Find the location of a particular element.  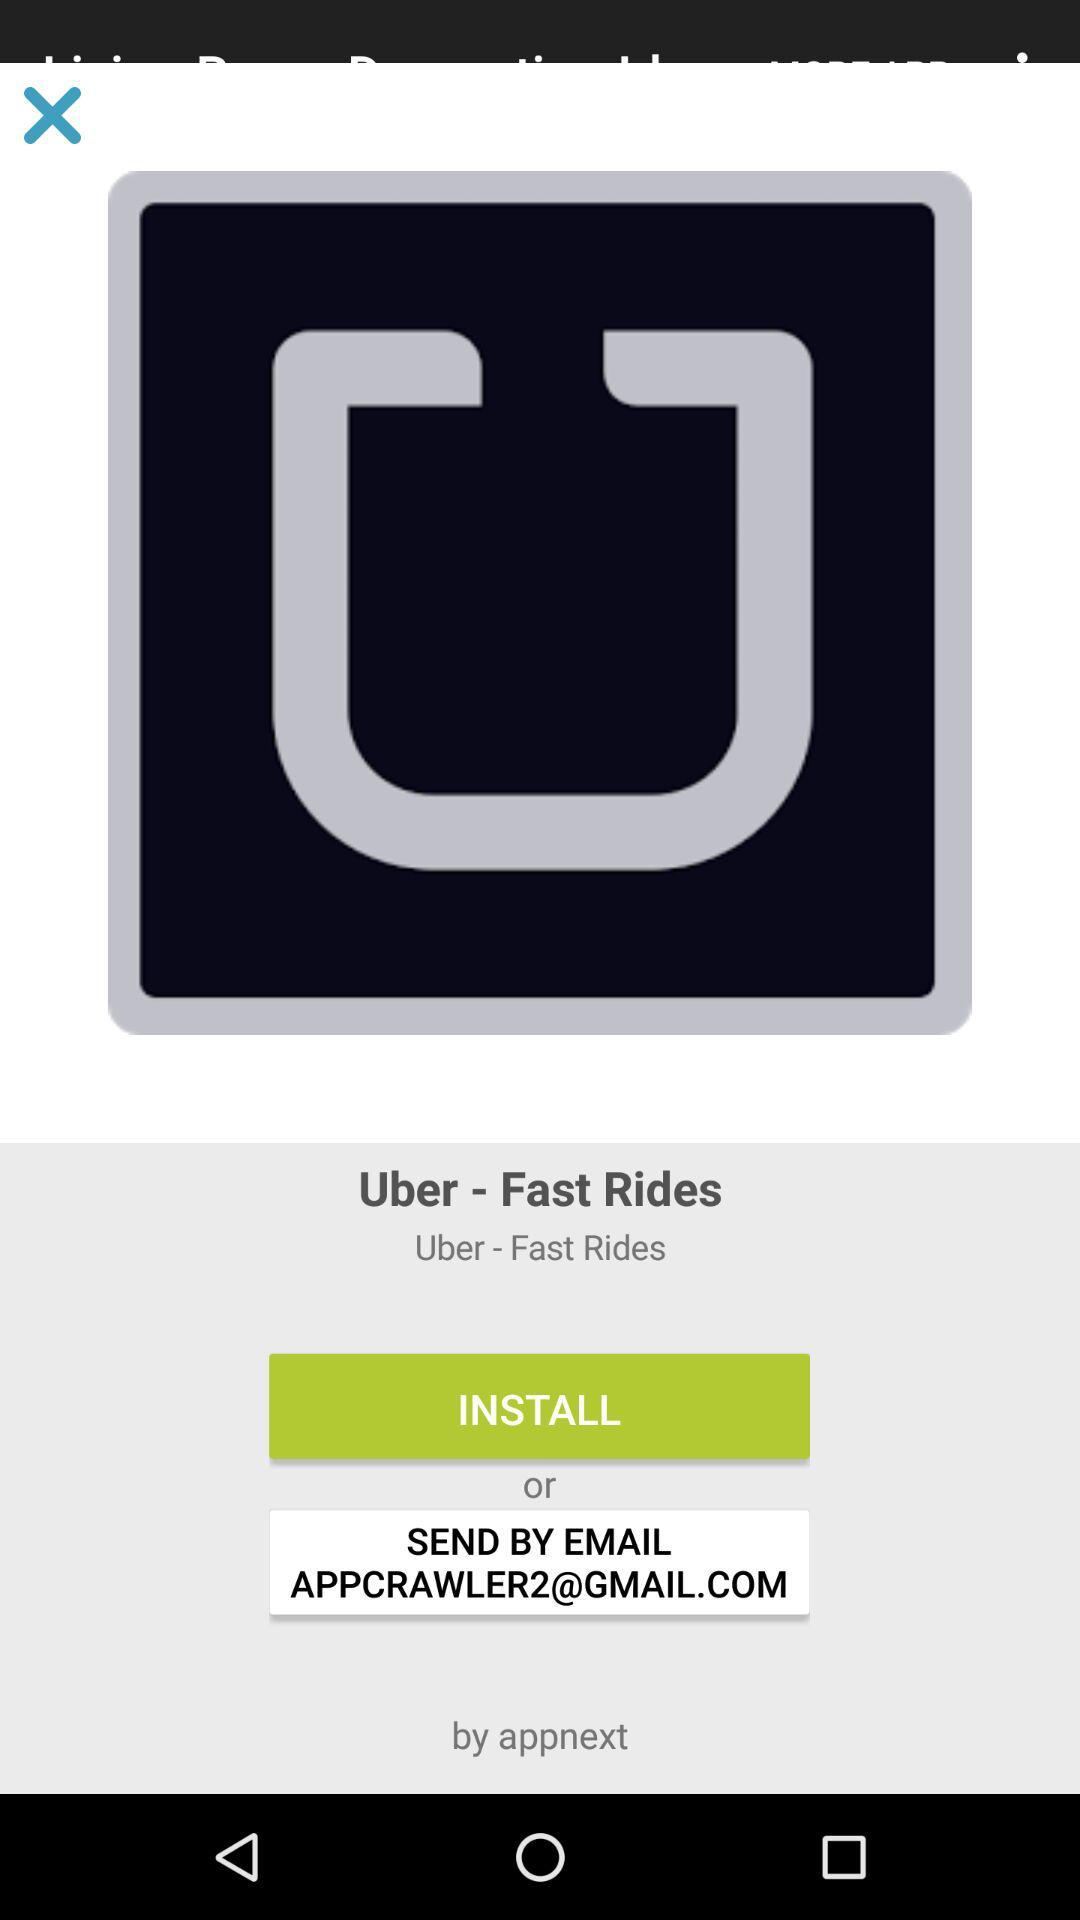

the close icon is located at coordinates (51, 114).